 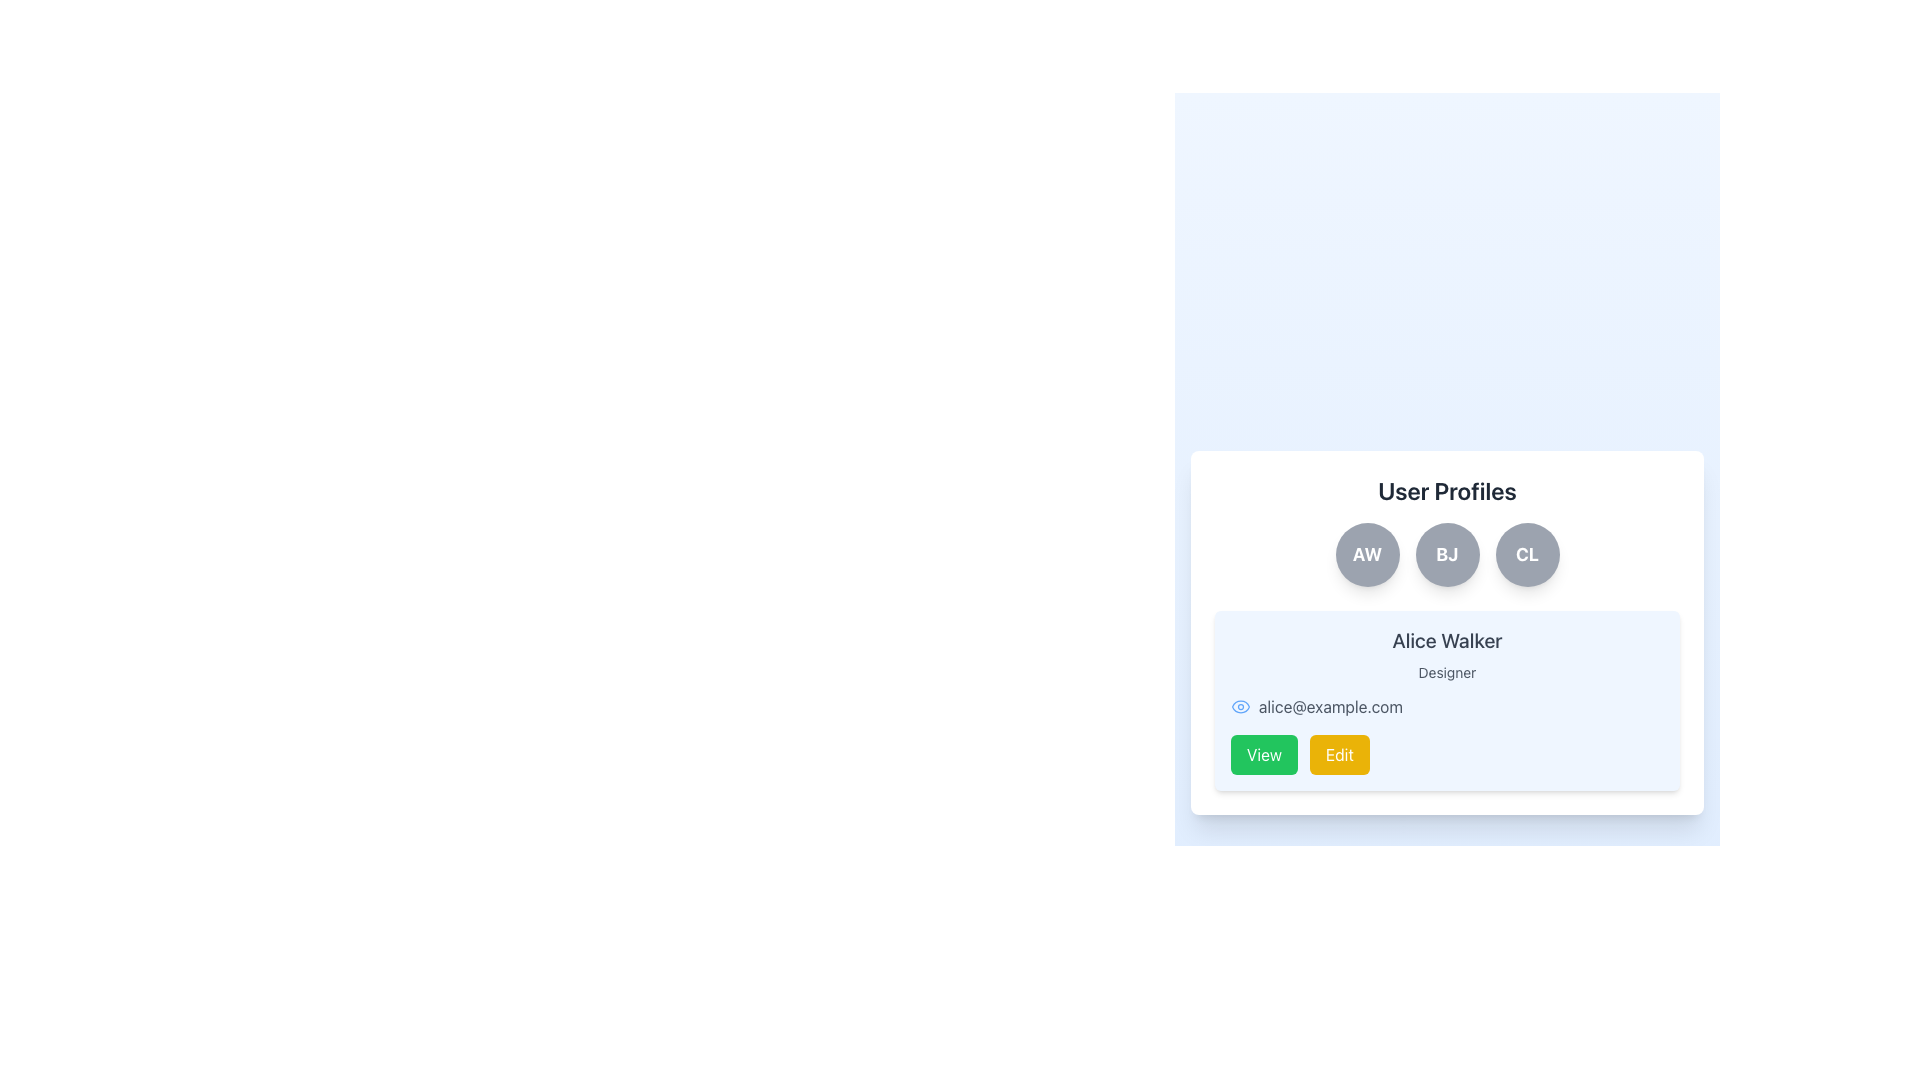 What do you see at coordinates (1447, 490) in the screenshot?
I see `the Text Label that serves as a title for the section of user profiles, located at the top of the card above the circular elements labeled 'AW', 'BJ', and 'CL'` at bounding box center [1447, 490].